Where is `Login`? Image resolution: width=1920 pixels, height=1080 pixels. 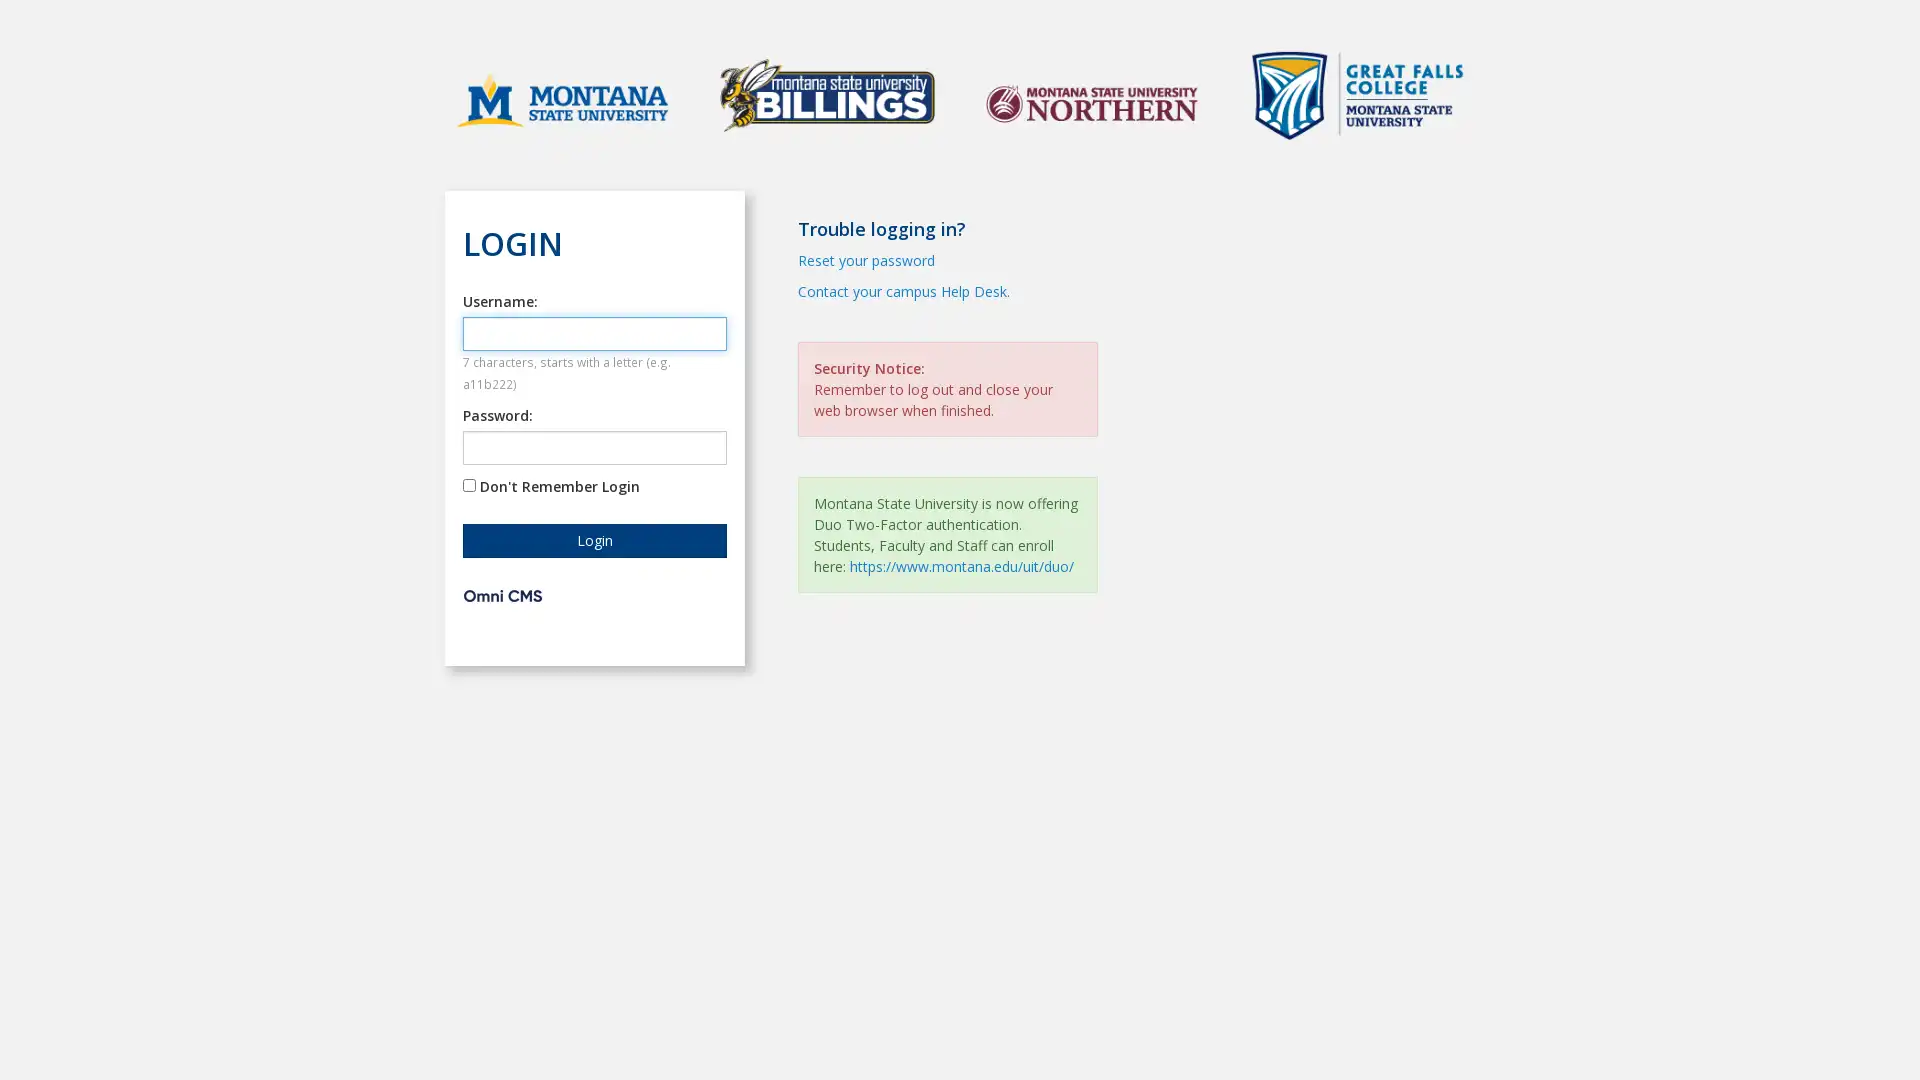
Login is located at coordinates (594, 540).